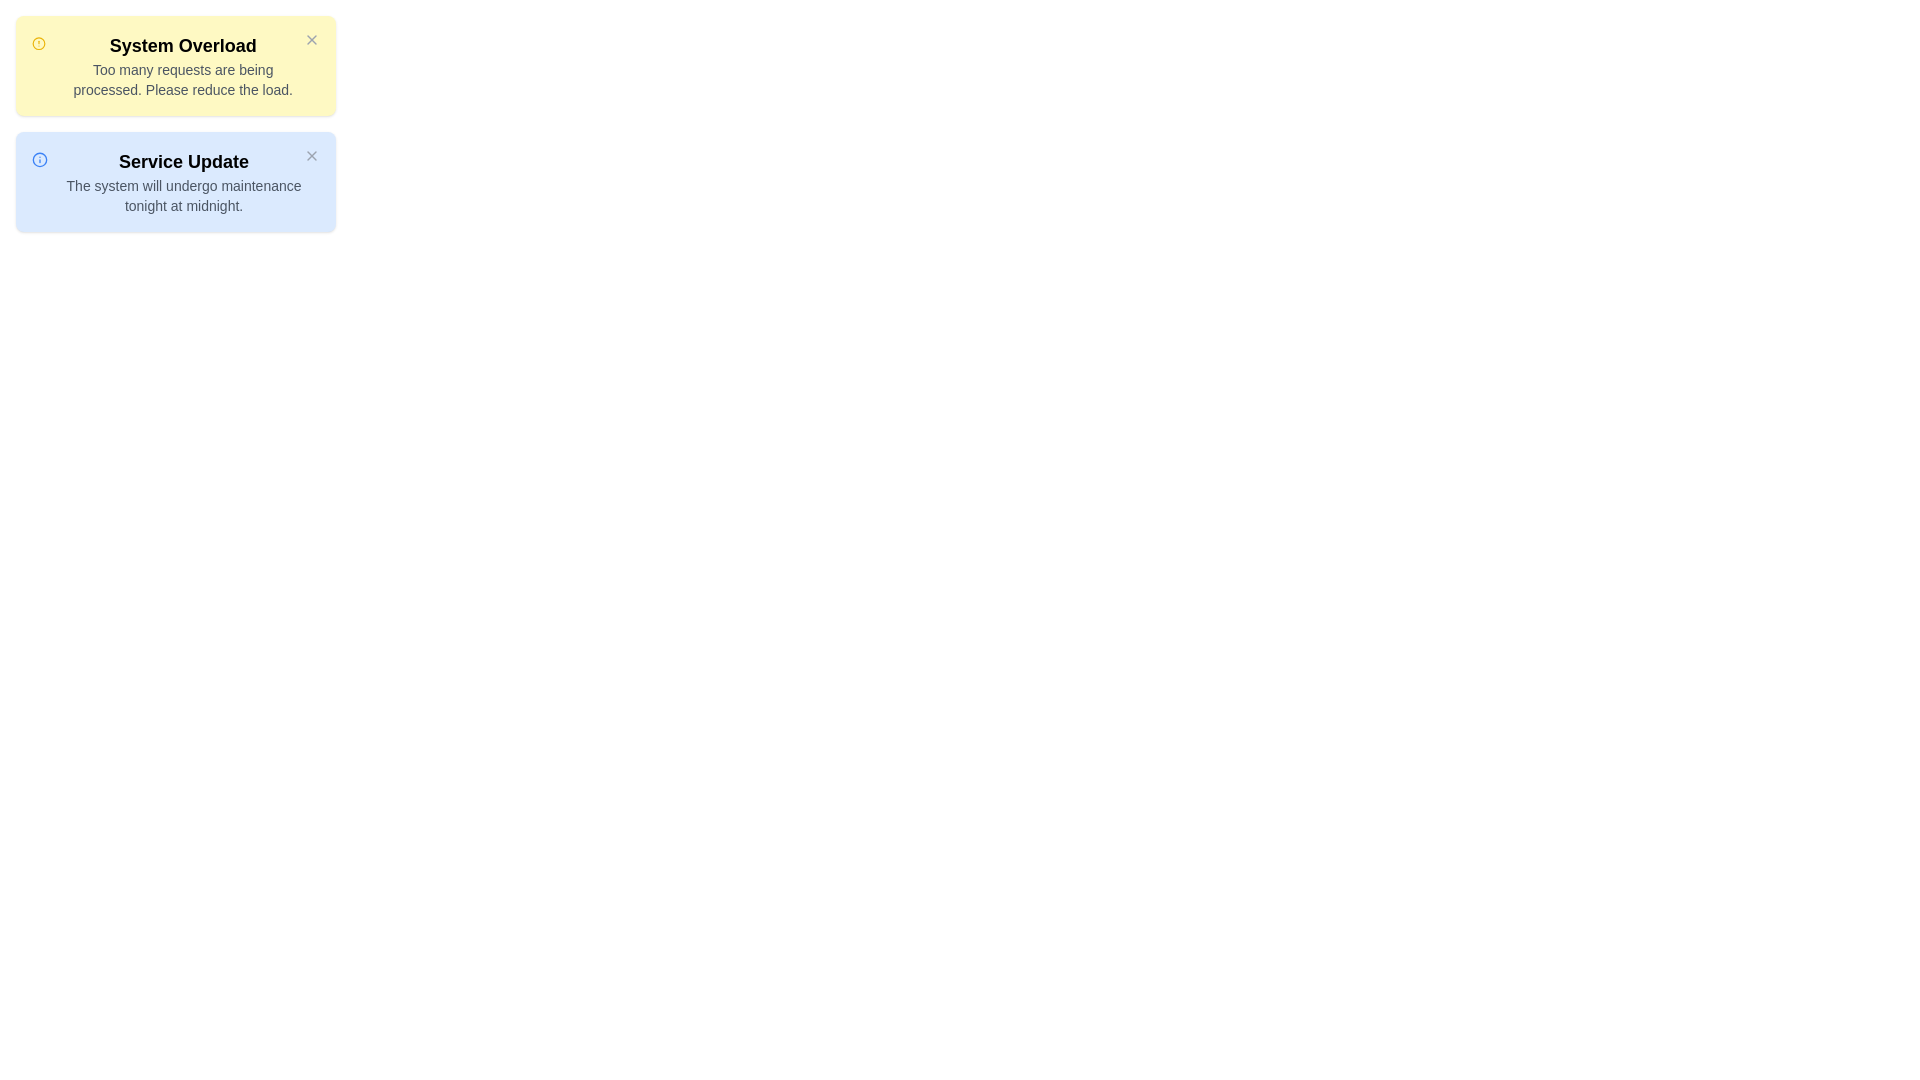 The height and width of the screenshot is (1080, 1920). I want to click on the blue circular outline SVG element that represents a circular icon in the lower notification box, preceding the service update text, so click(40, 158).